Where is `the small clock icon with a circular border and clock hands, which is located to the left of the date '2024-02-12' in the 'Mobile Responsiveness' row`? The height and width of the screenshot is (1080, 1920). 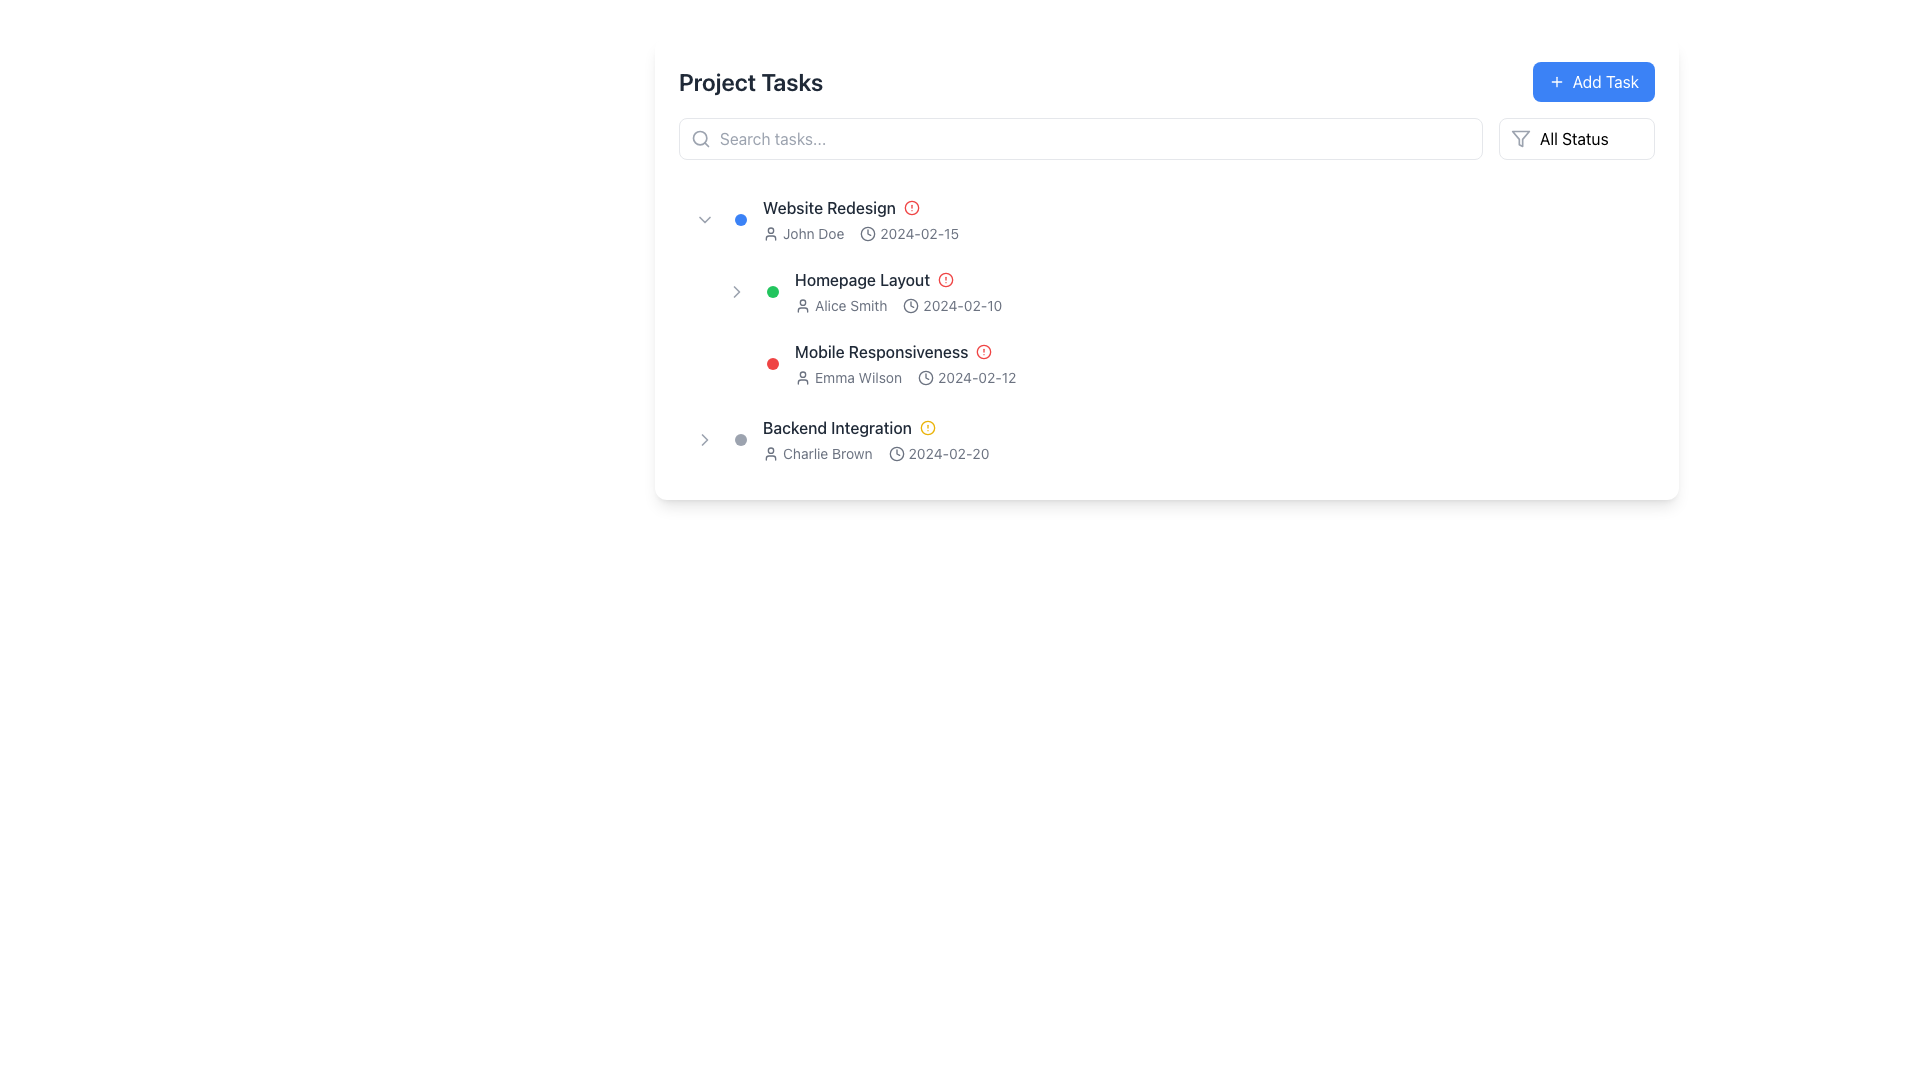 the small clock icon with a circular border and clock hands, which is located to the left of the date '2024-02-12' in the 'Mobile Responsiveness' row is located at coordinates (925, 378).